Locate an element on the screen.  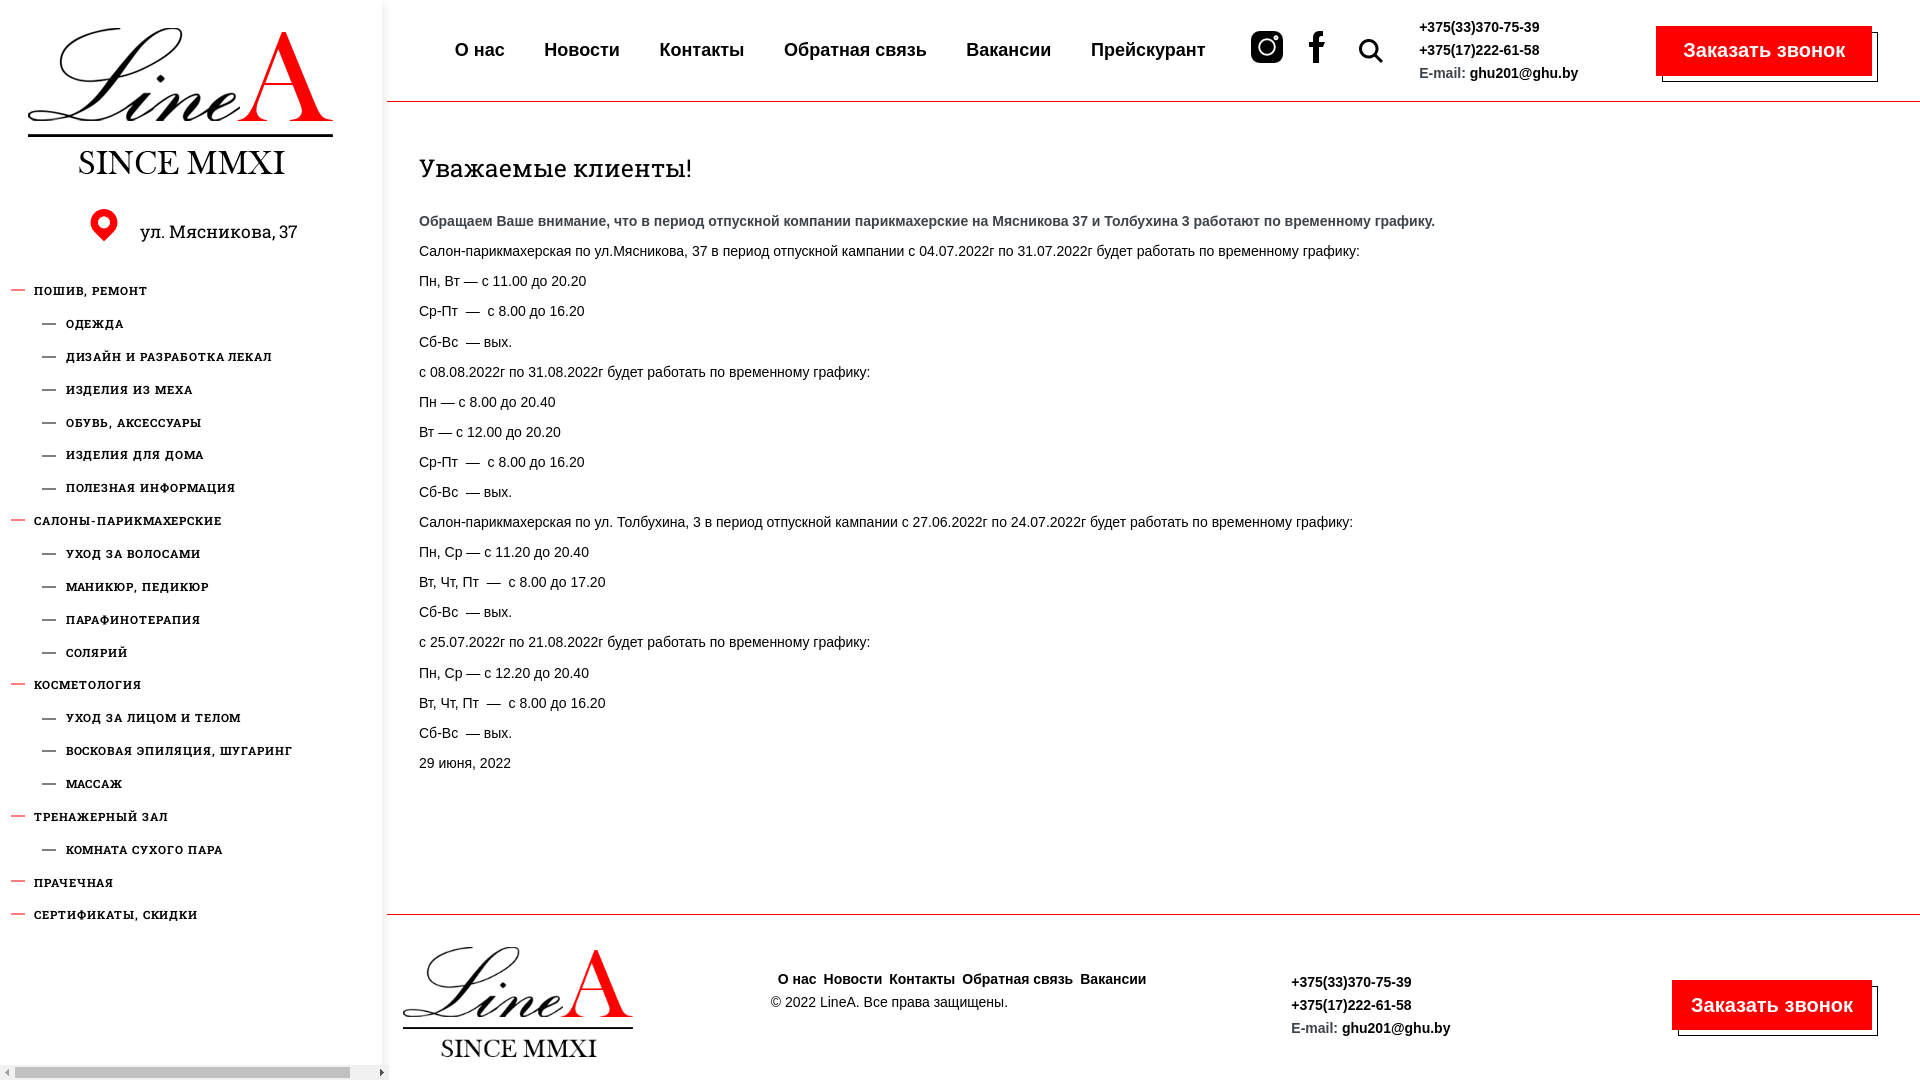
'ghu201@ghu.by' is located at coordinates (1395, 1028).